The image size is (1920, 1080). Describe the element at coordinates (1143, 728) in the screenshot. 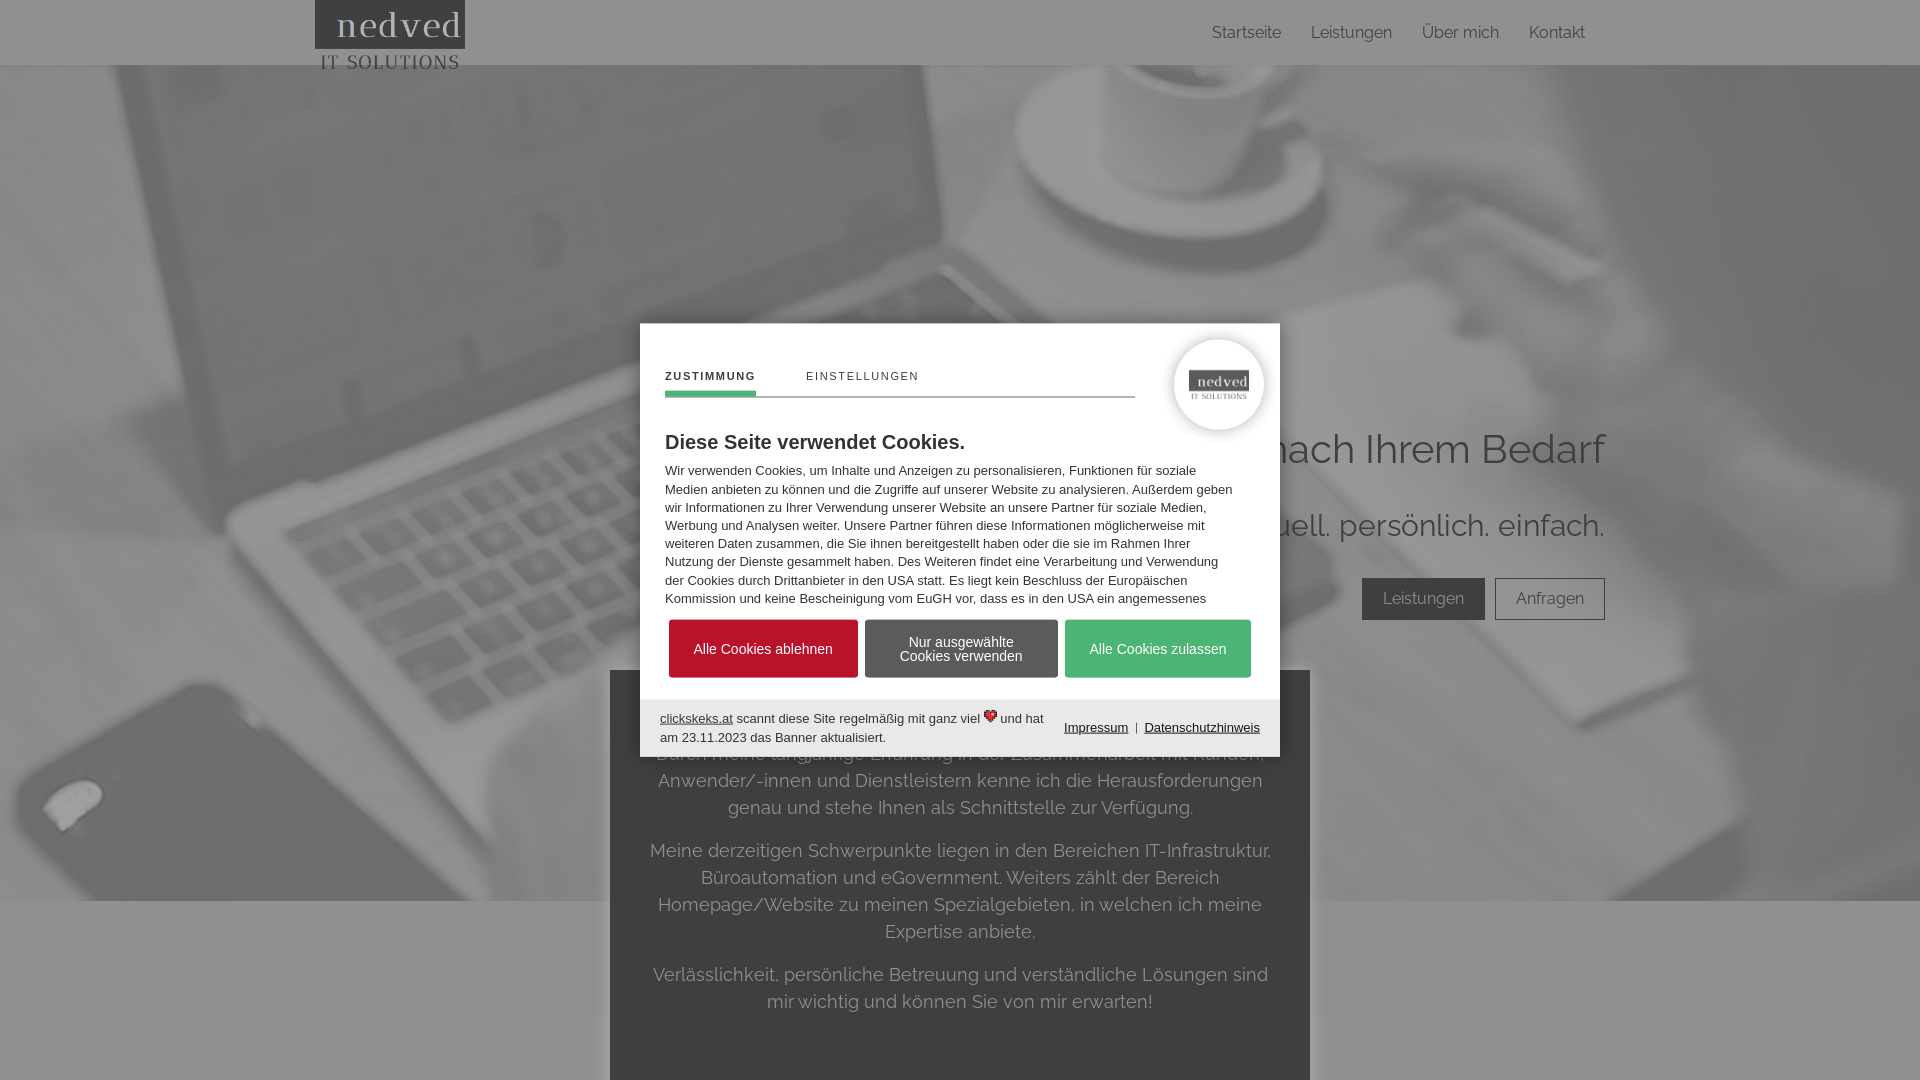

I see `'Datenschutzhinweis'` at that location.